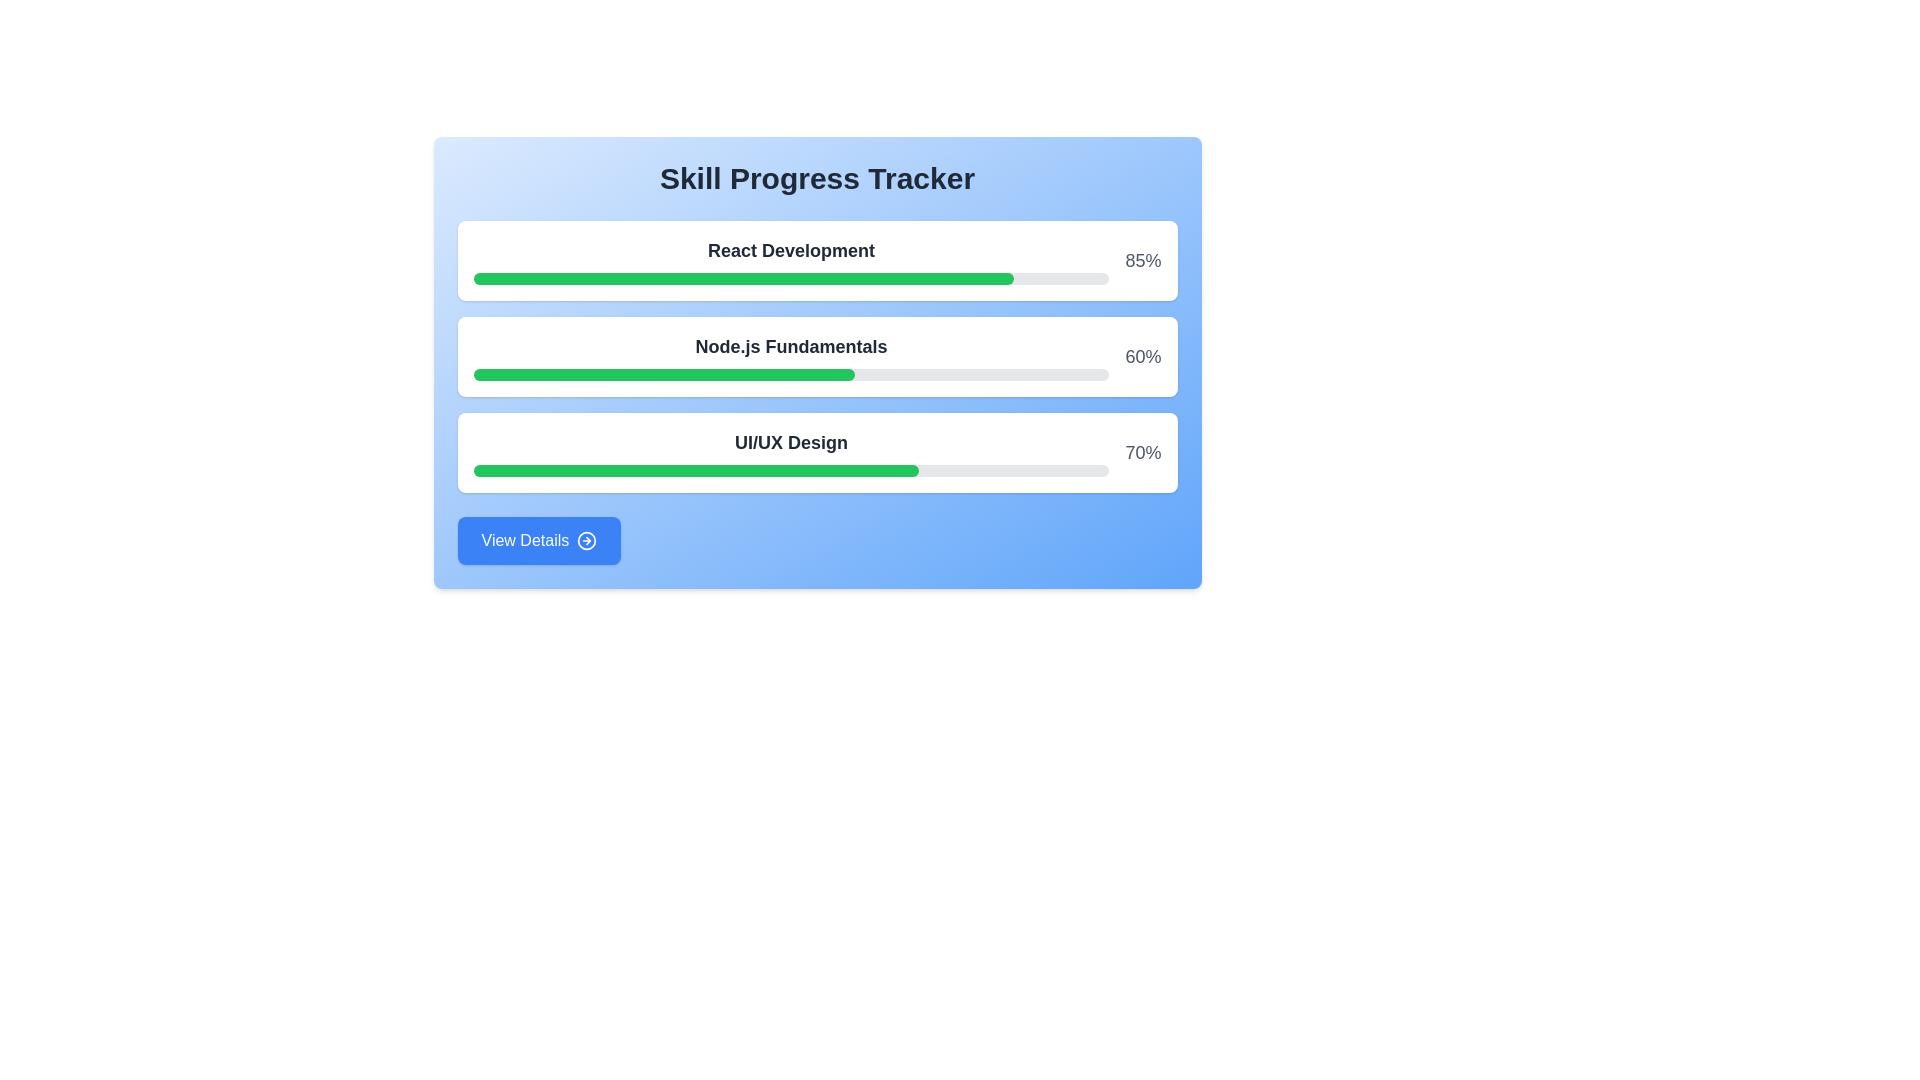  I want to click on horizontal progress bar located below the 'Node.js Fundamentals' text, which shows a green filled portion indicating progress, using developer tools, so click(790, 374).